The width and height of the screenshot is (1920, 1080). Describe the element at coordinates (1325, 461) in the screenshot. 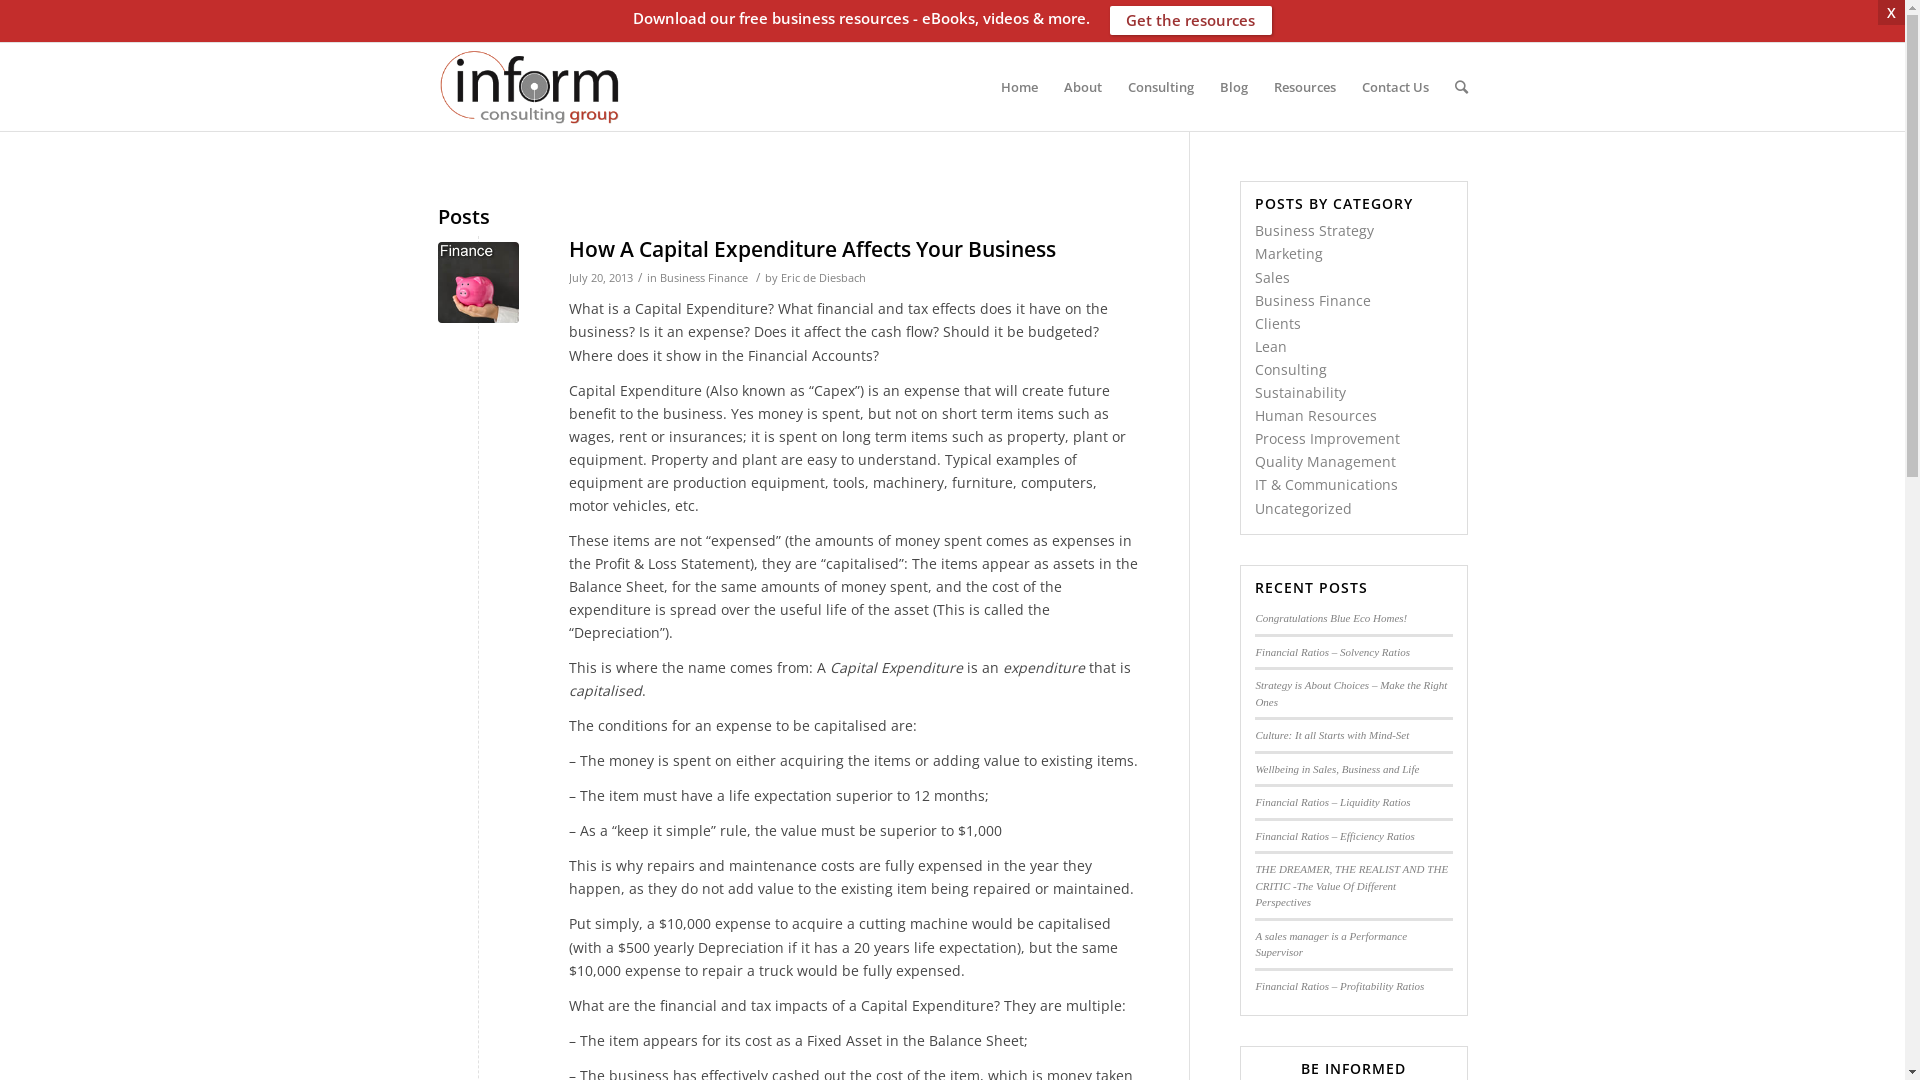

I see `'Quality Management'` at that location.